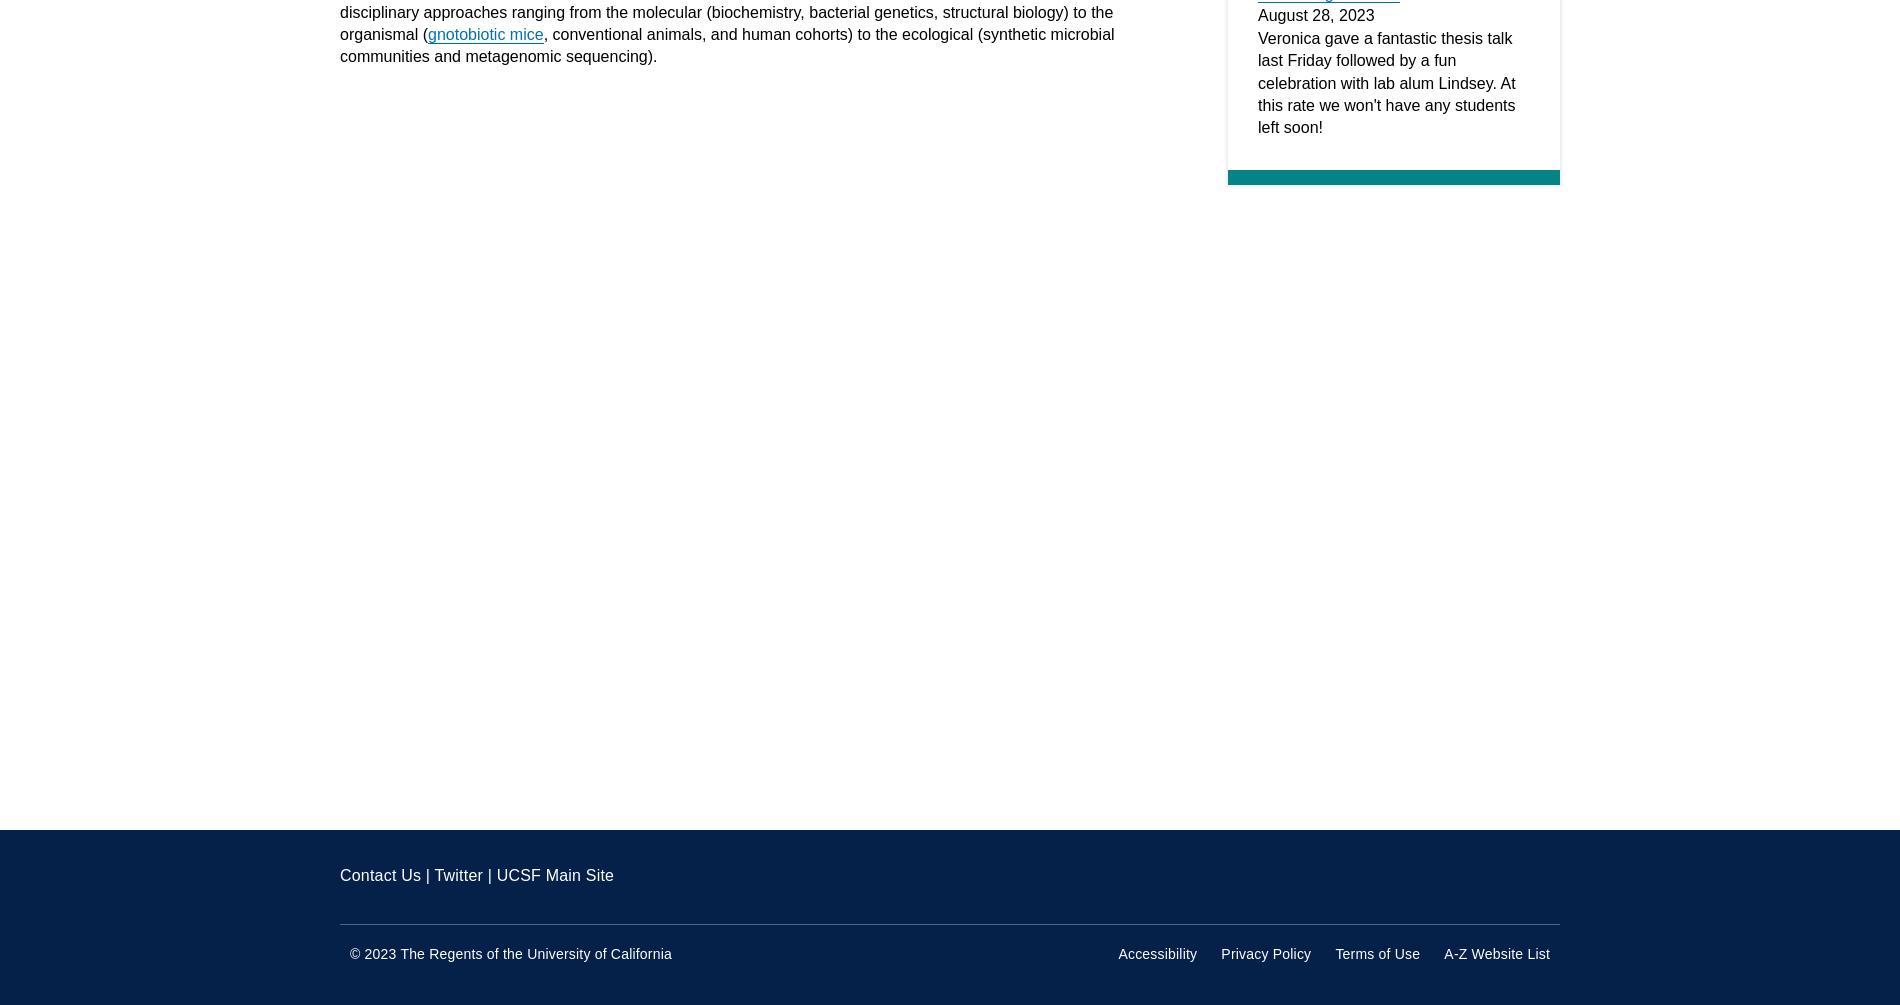 The image size is (1900, 1005). Describe the element at coordinates (485, 34) in the screenshot. I see `'gnotobiotic mice'` at that location.